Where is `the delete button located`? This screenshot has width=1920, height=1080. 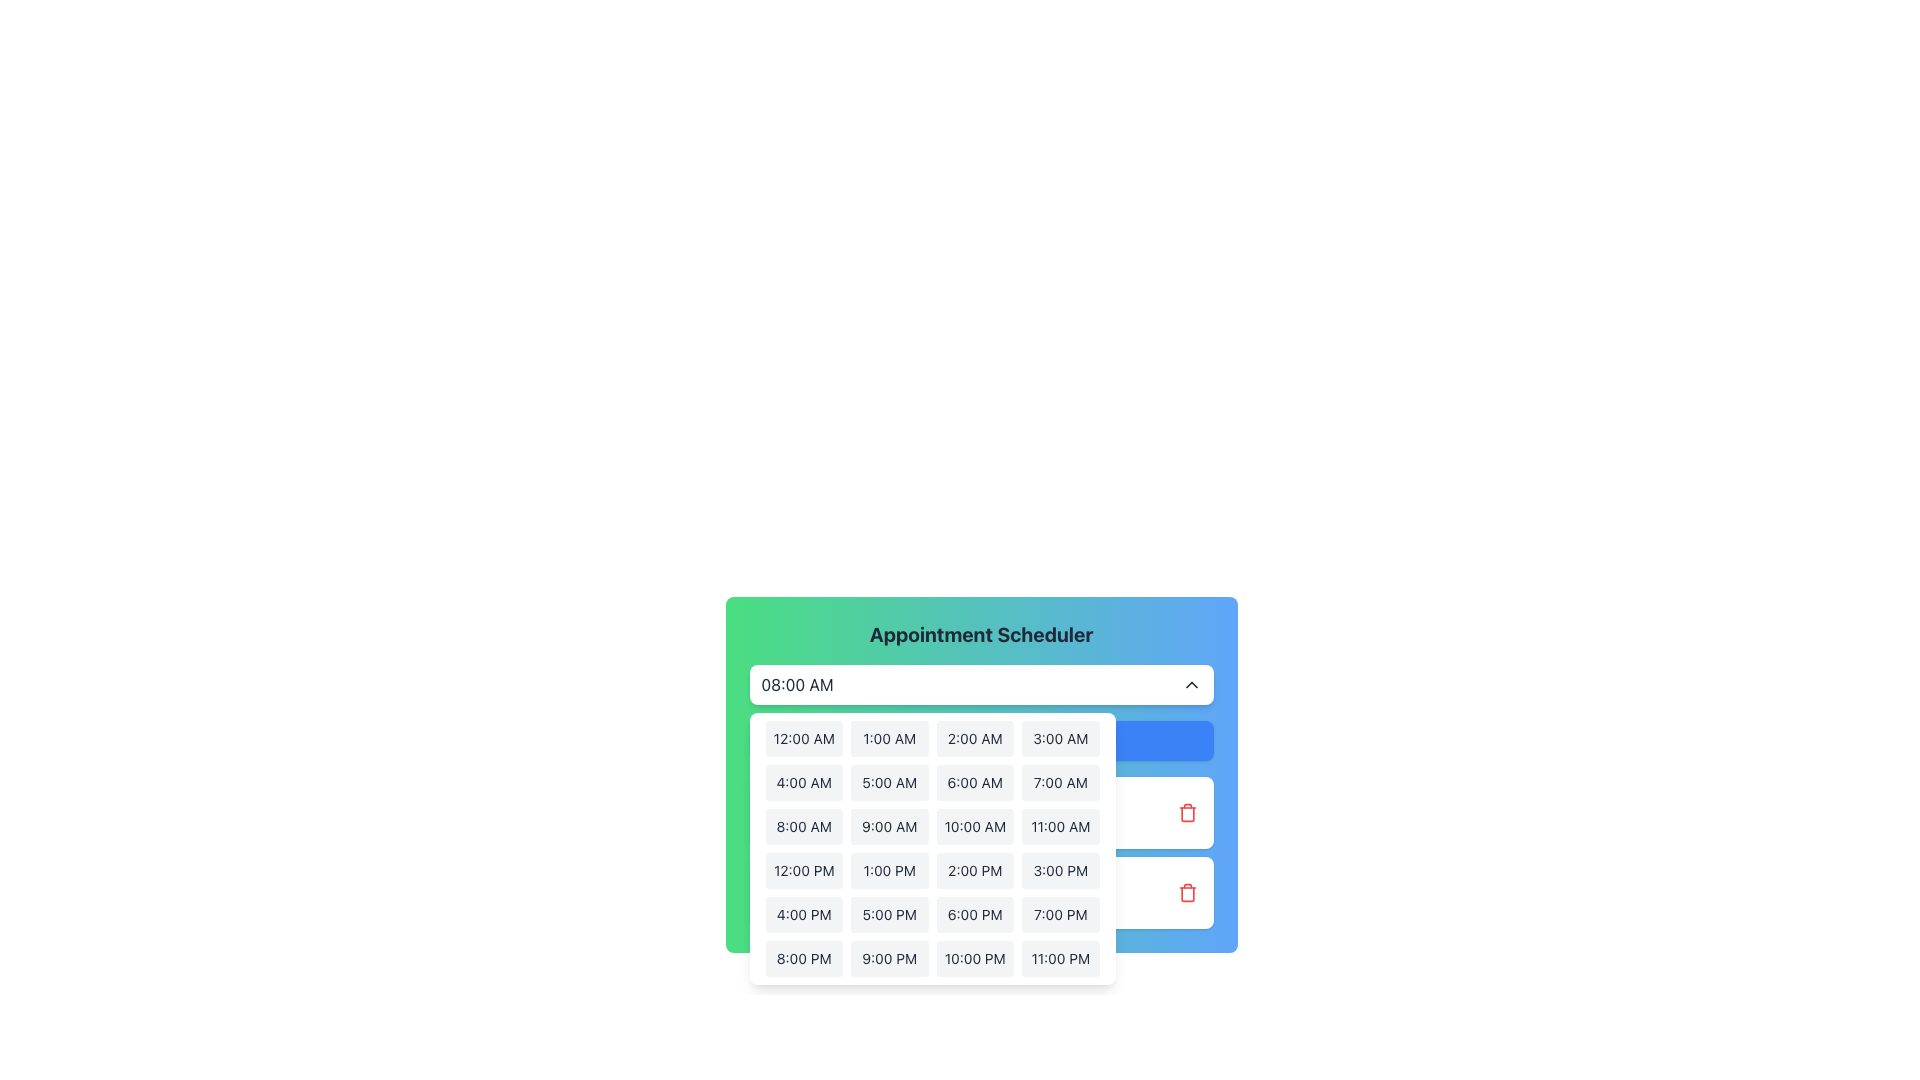
the delete button located is located at coordinates (1187, 813).